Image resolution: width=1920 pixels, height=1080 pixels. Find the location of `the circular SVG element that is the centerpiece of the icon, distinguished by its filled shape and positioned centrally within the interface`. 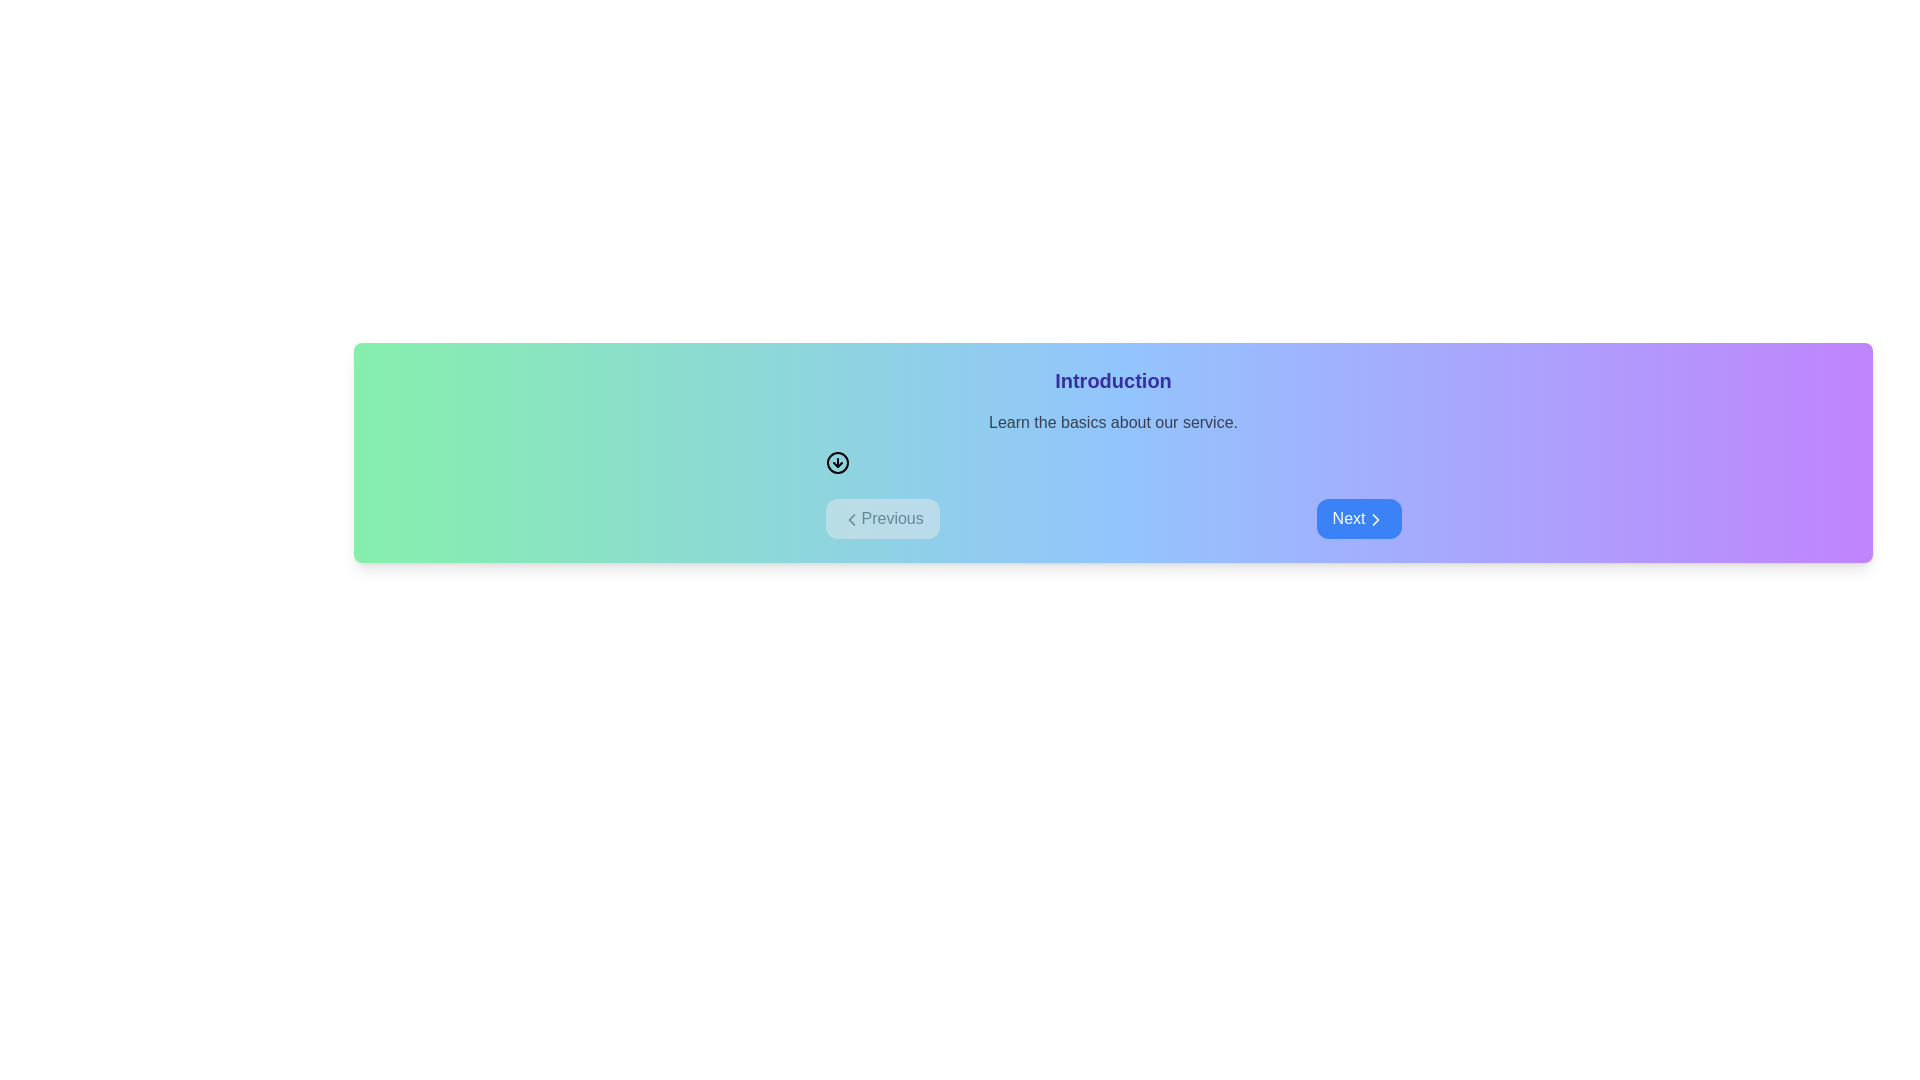

the circular SVG element that is the centerpiece of the icon, distinguished by its filled shape and positioned centrally within the interface is located at coordinates (837, 462).